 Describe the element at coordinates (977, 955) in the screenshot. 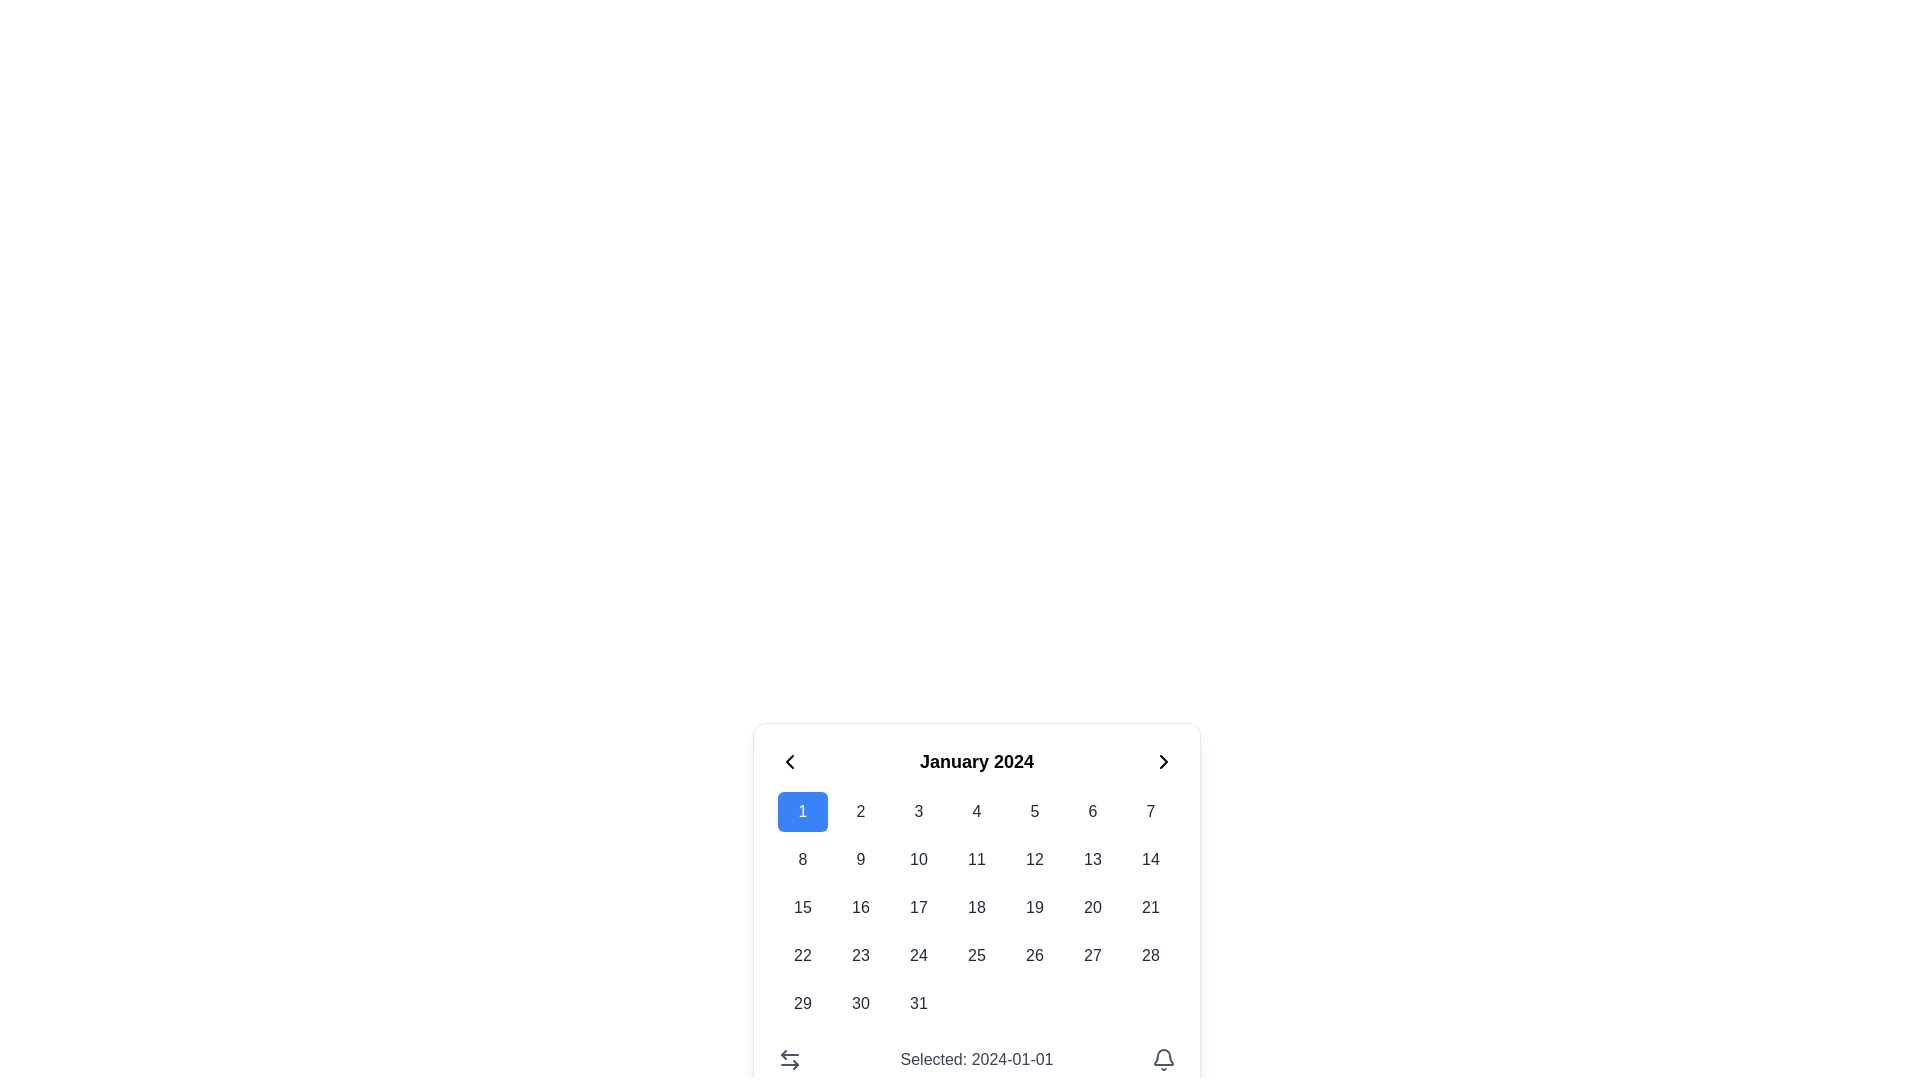

I see `the calendar date element representing the 25th of January 2024, located in the fifth week and fourth column of the calendar grid` at that location.